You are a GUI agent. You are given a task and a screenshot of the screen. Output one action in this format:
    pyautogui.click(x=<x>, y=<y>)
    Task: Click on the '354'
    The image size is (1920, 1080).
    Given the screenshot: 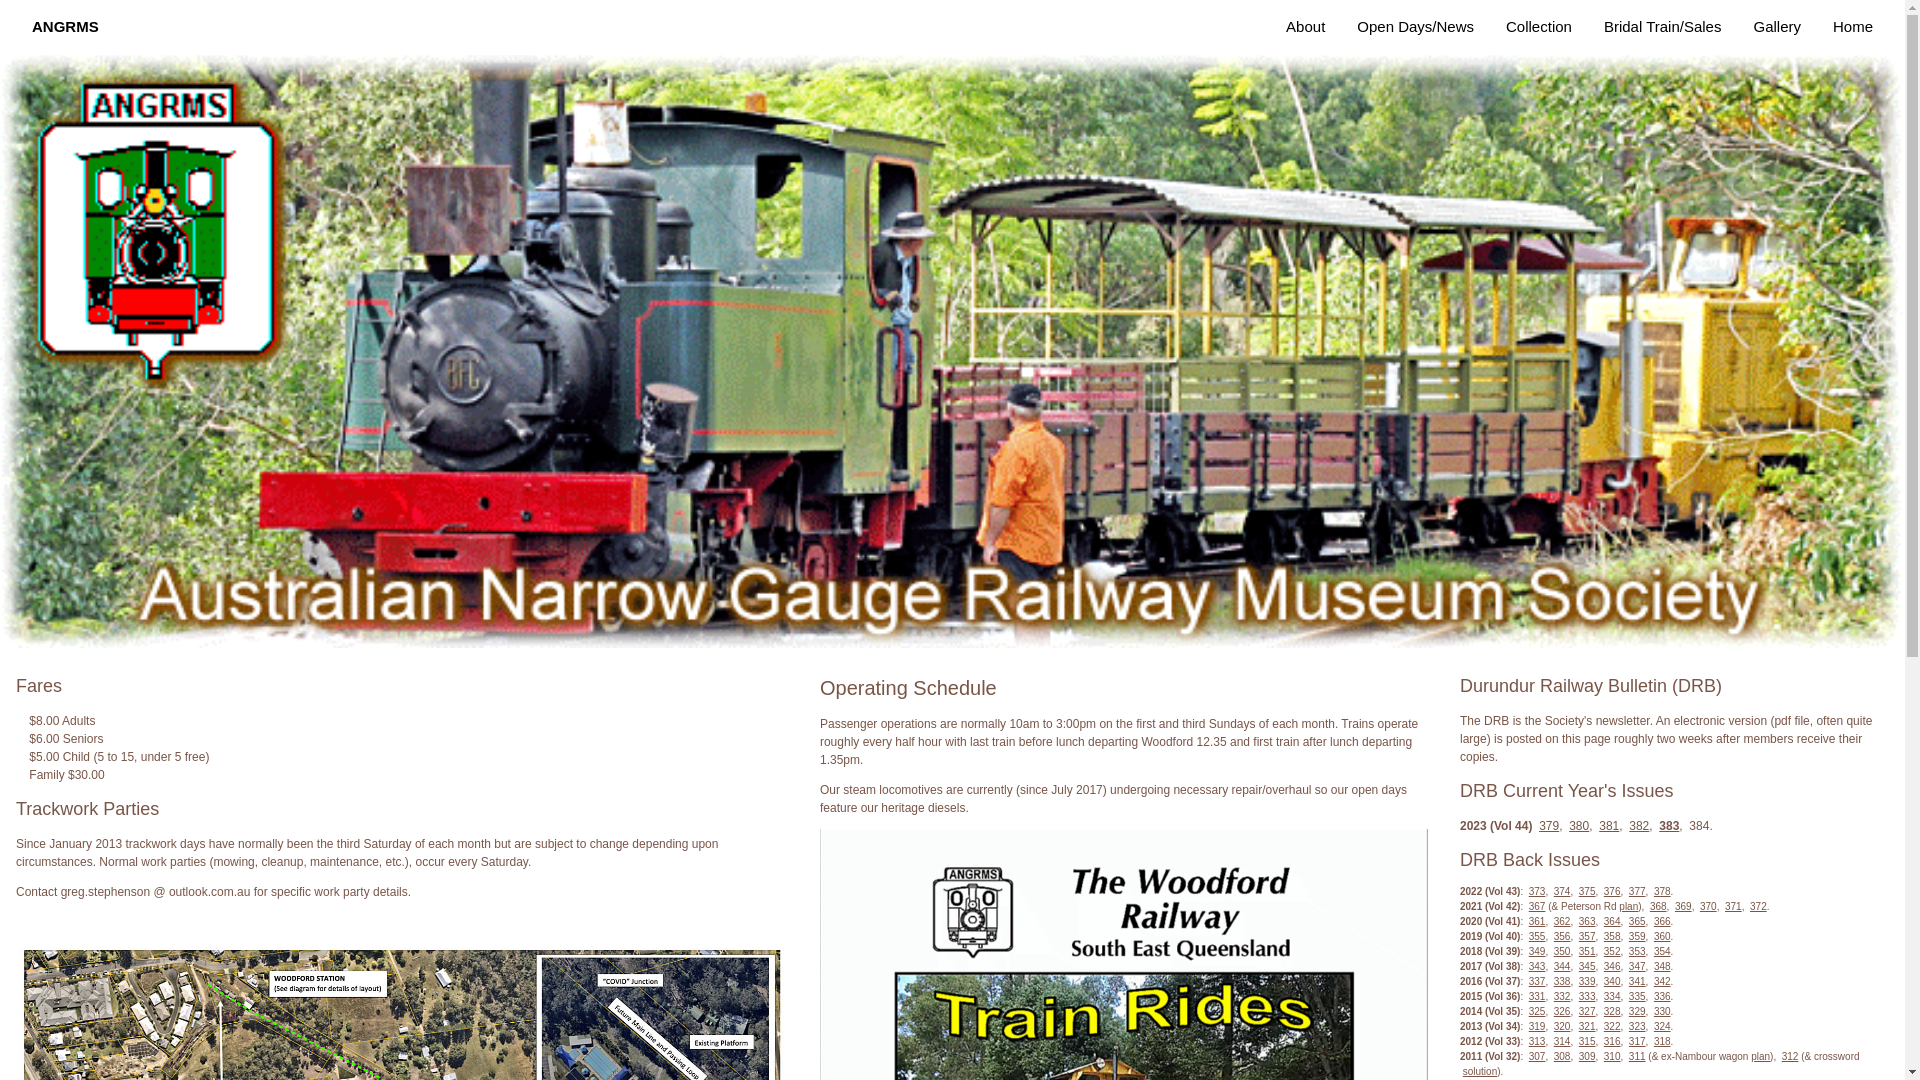 What is the action you would take?
    pyautogui.click(x=1662, y=950)
    